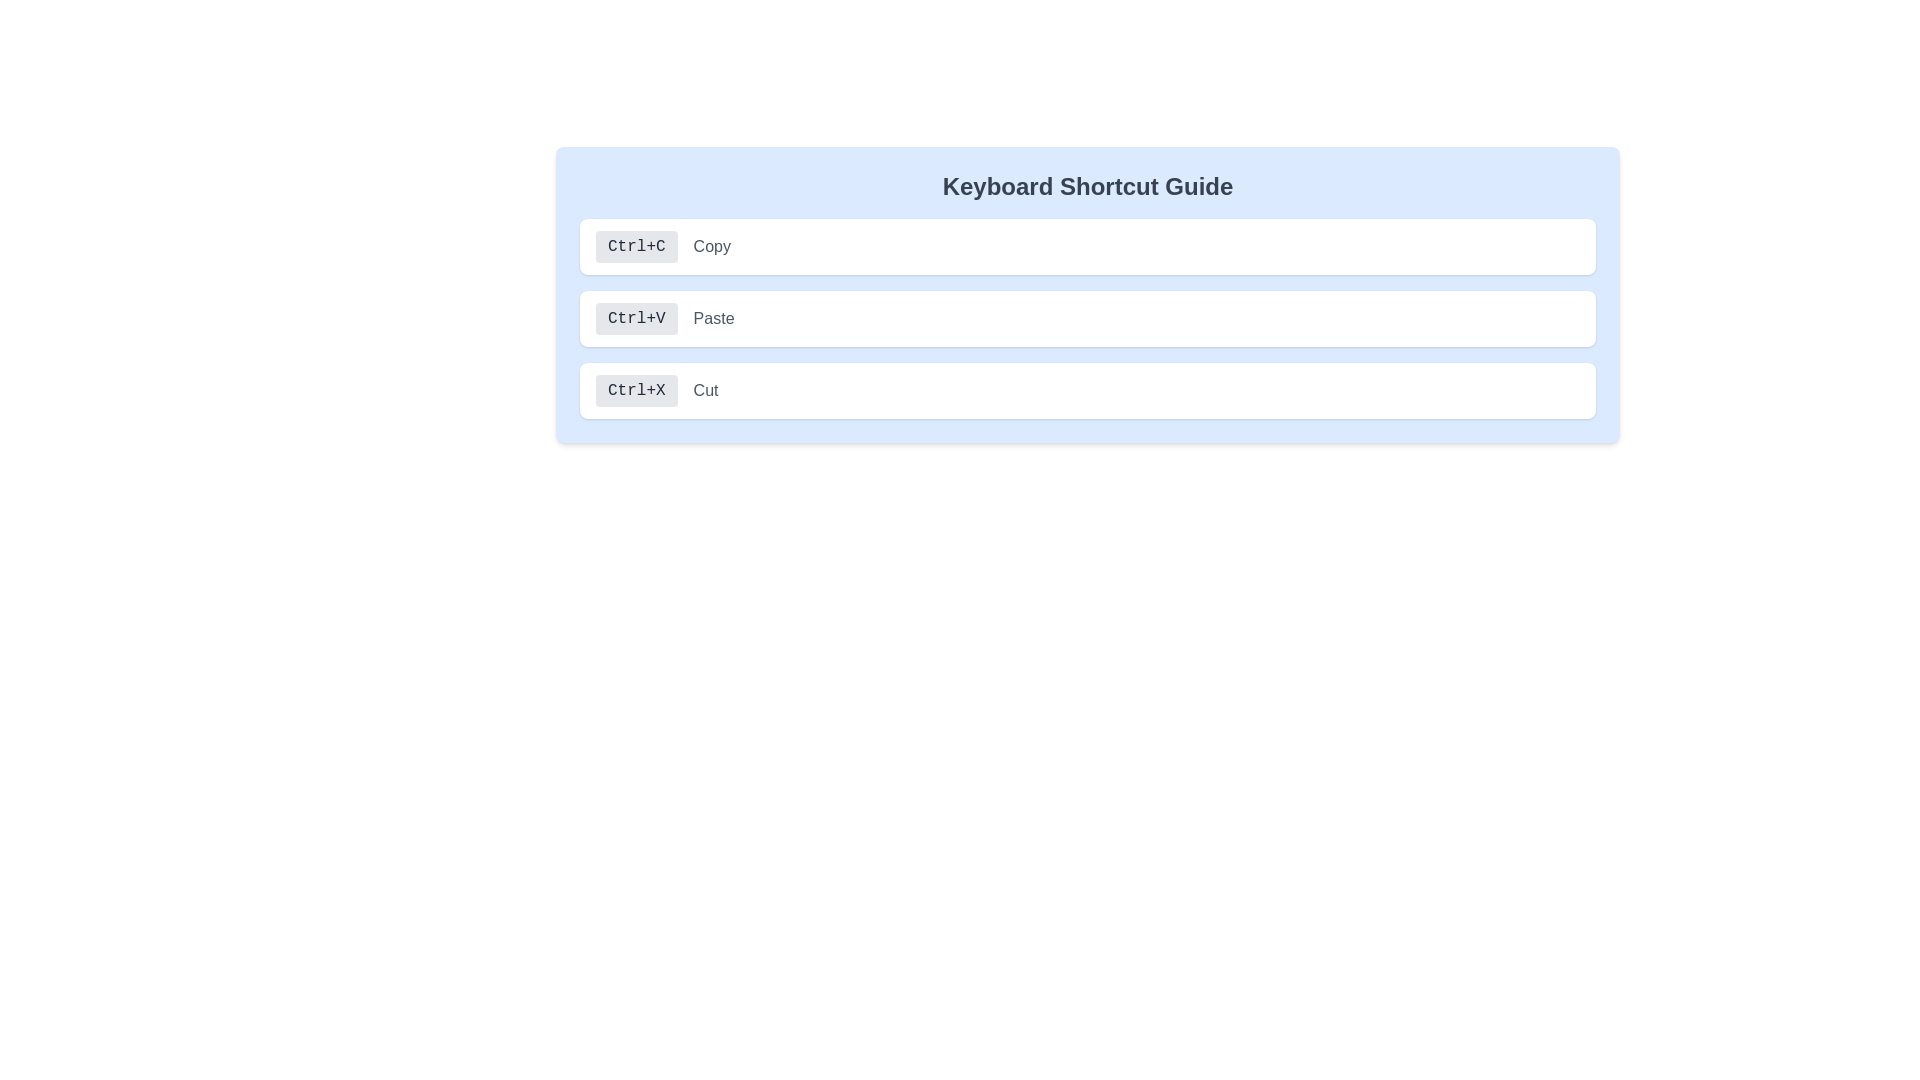 This screenshot has width=1920, height=1080. Describe the element at coordinates (705, 390) in the screenshot. I see `the descriptive text associated with the 'Cut' functionality for the shortcut 'Ctrl+X' in the 'Keyboard Shortcut Guide' panel` at that location.